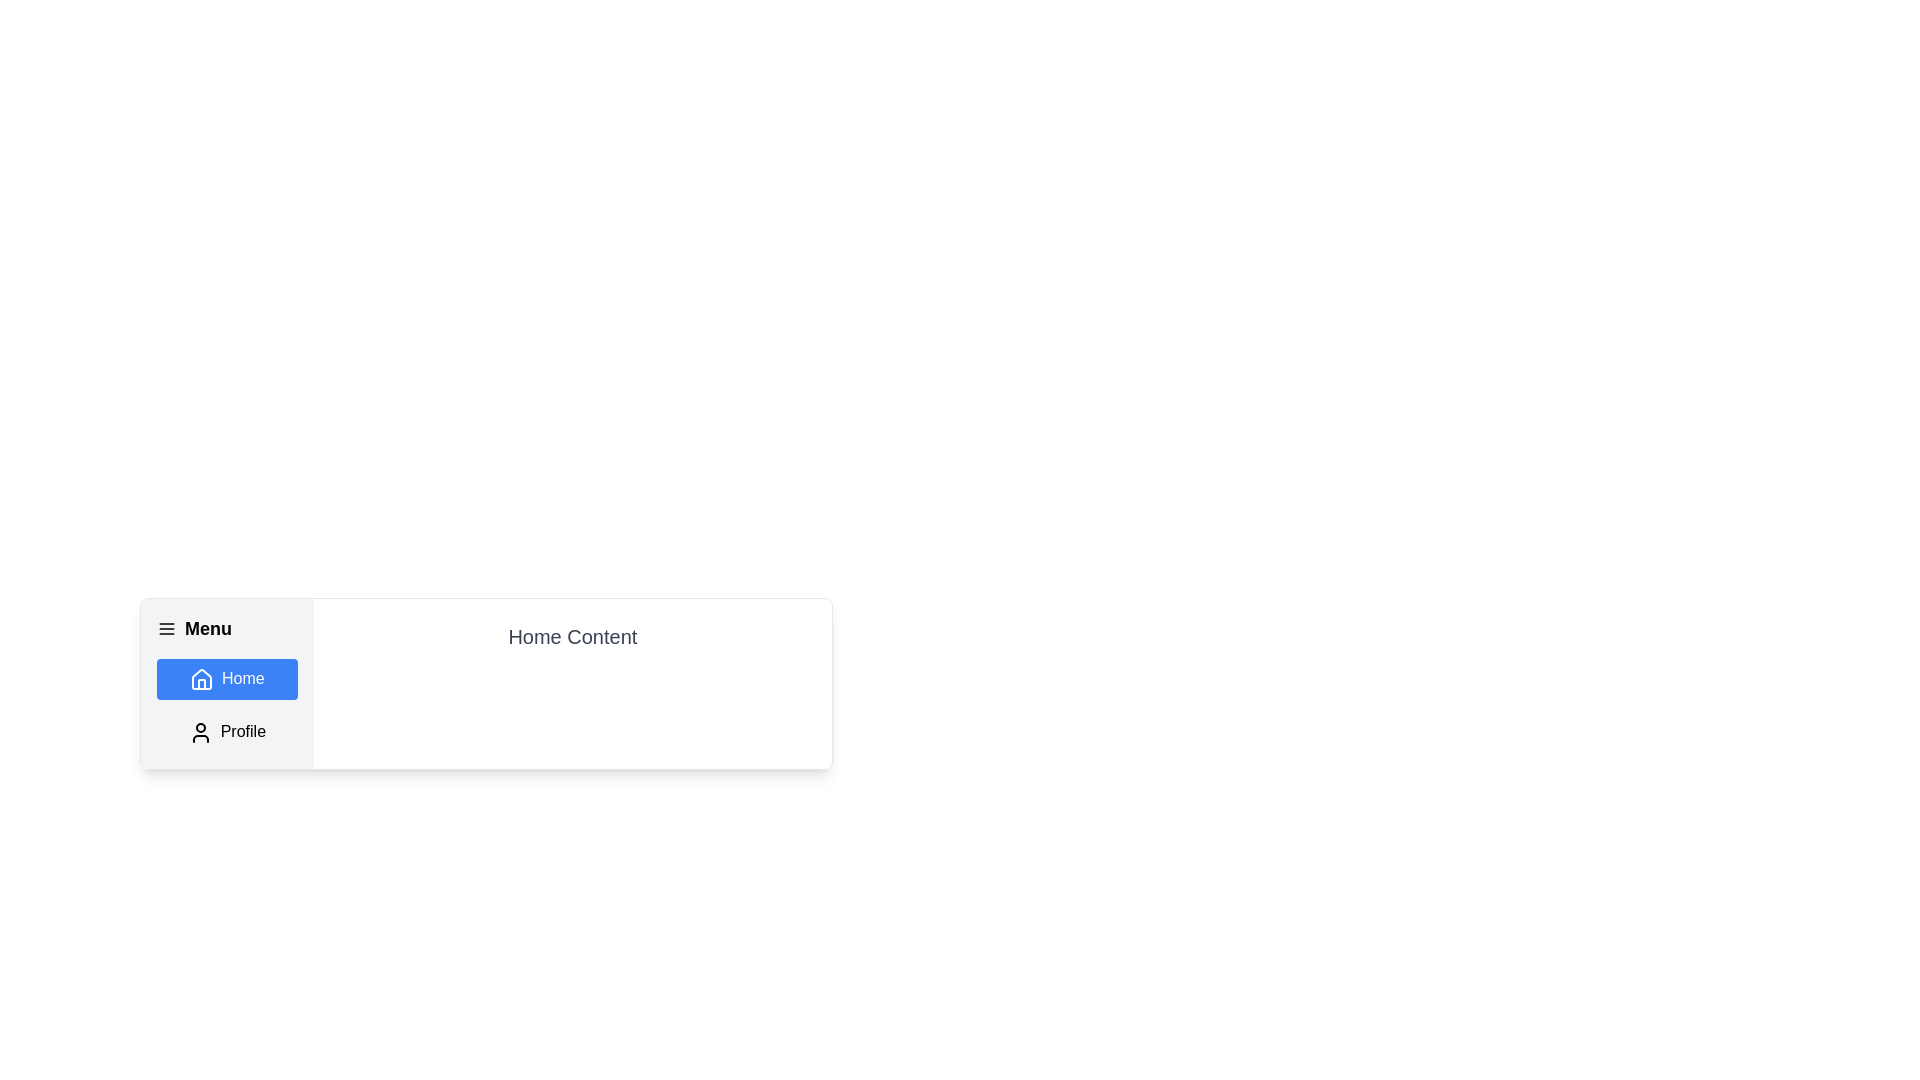 The height and width of the screenshot is (1080, 1920). What do you see at coordinates (208, 627) in the screenshot?
I see `'Menu' Text Label which serves as a header indicating the Menu section` at bounding box center [208, 627].